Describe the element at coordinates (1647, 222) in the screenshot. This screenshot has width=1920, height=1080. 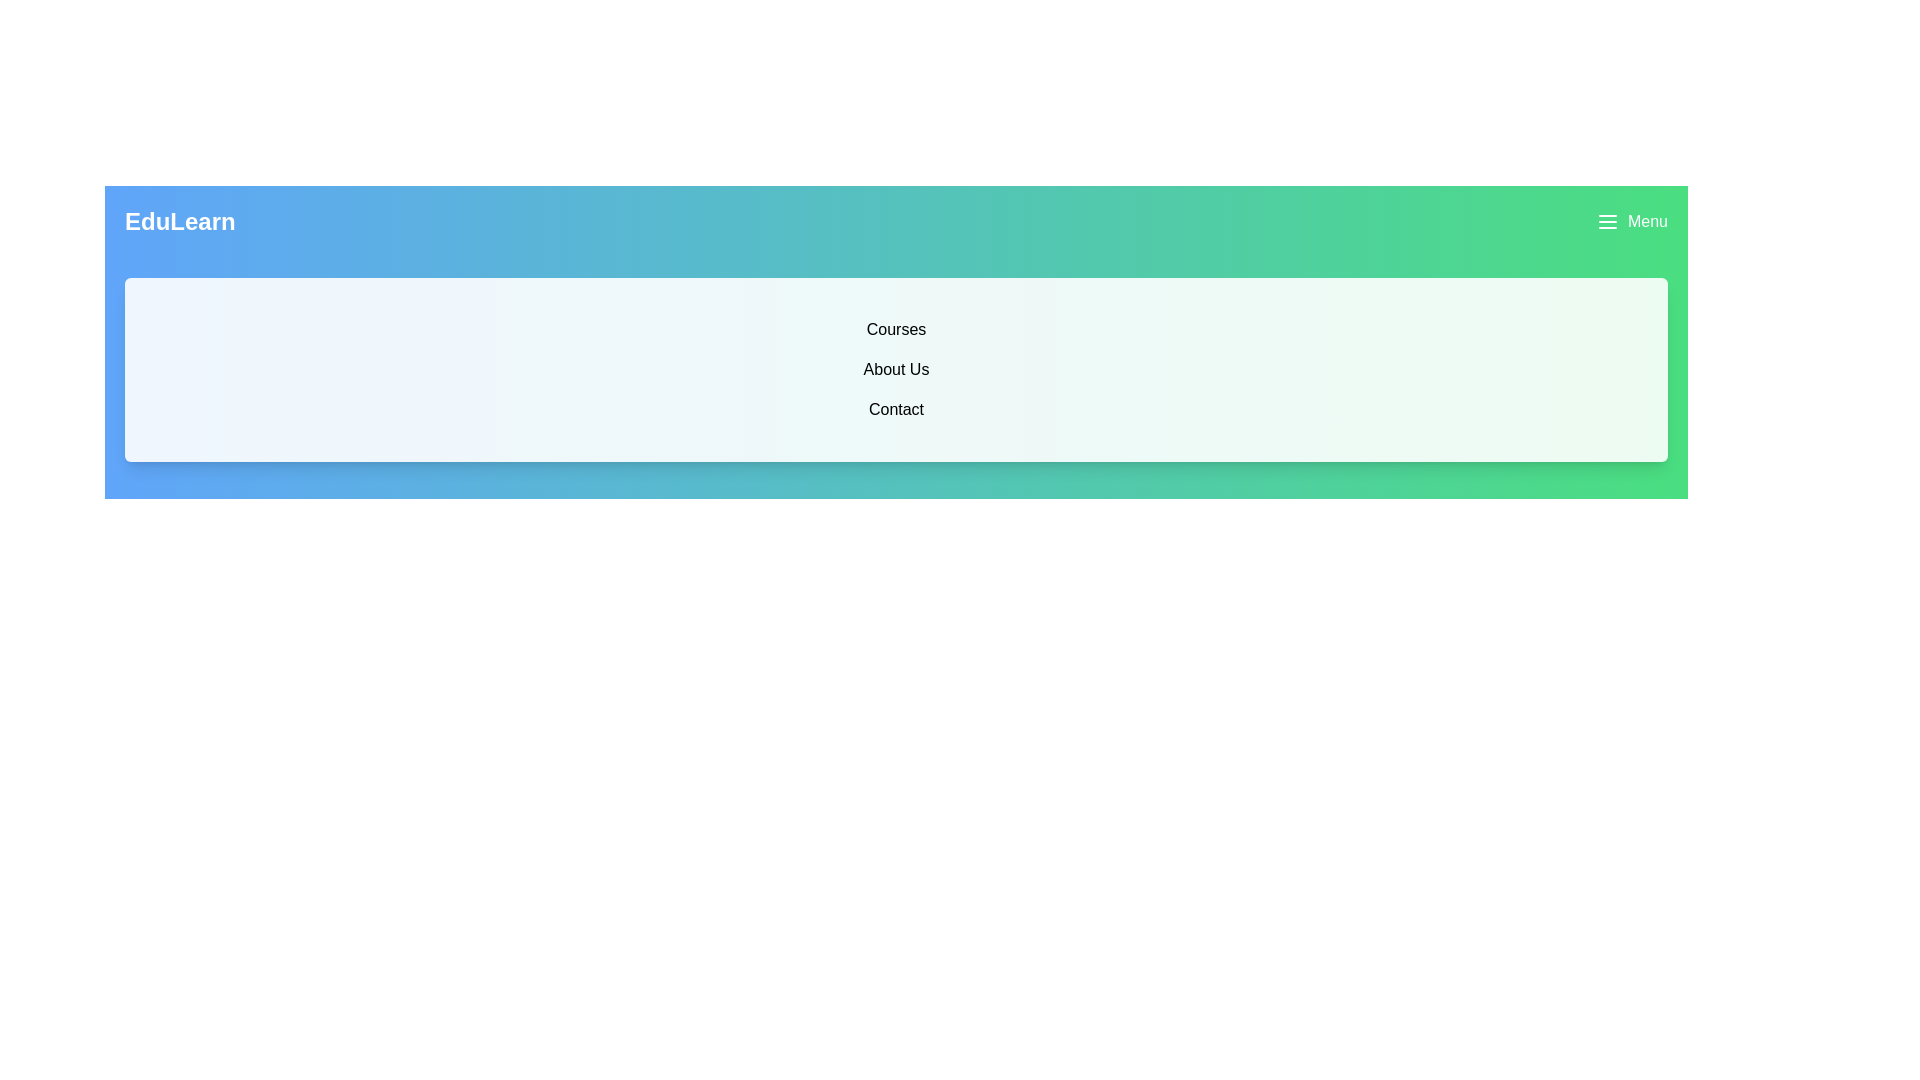
I see `the 'Menu' label, which displays bold white text on a green background, located in the top-right corner of the user interface adjacent to a three-line icon` at that location.